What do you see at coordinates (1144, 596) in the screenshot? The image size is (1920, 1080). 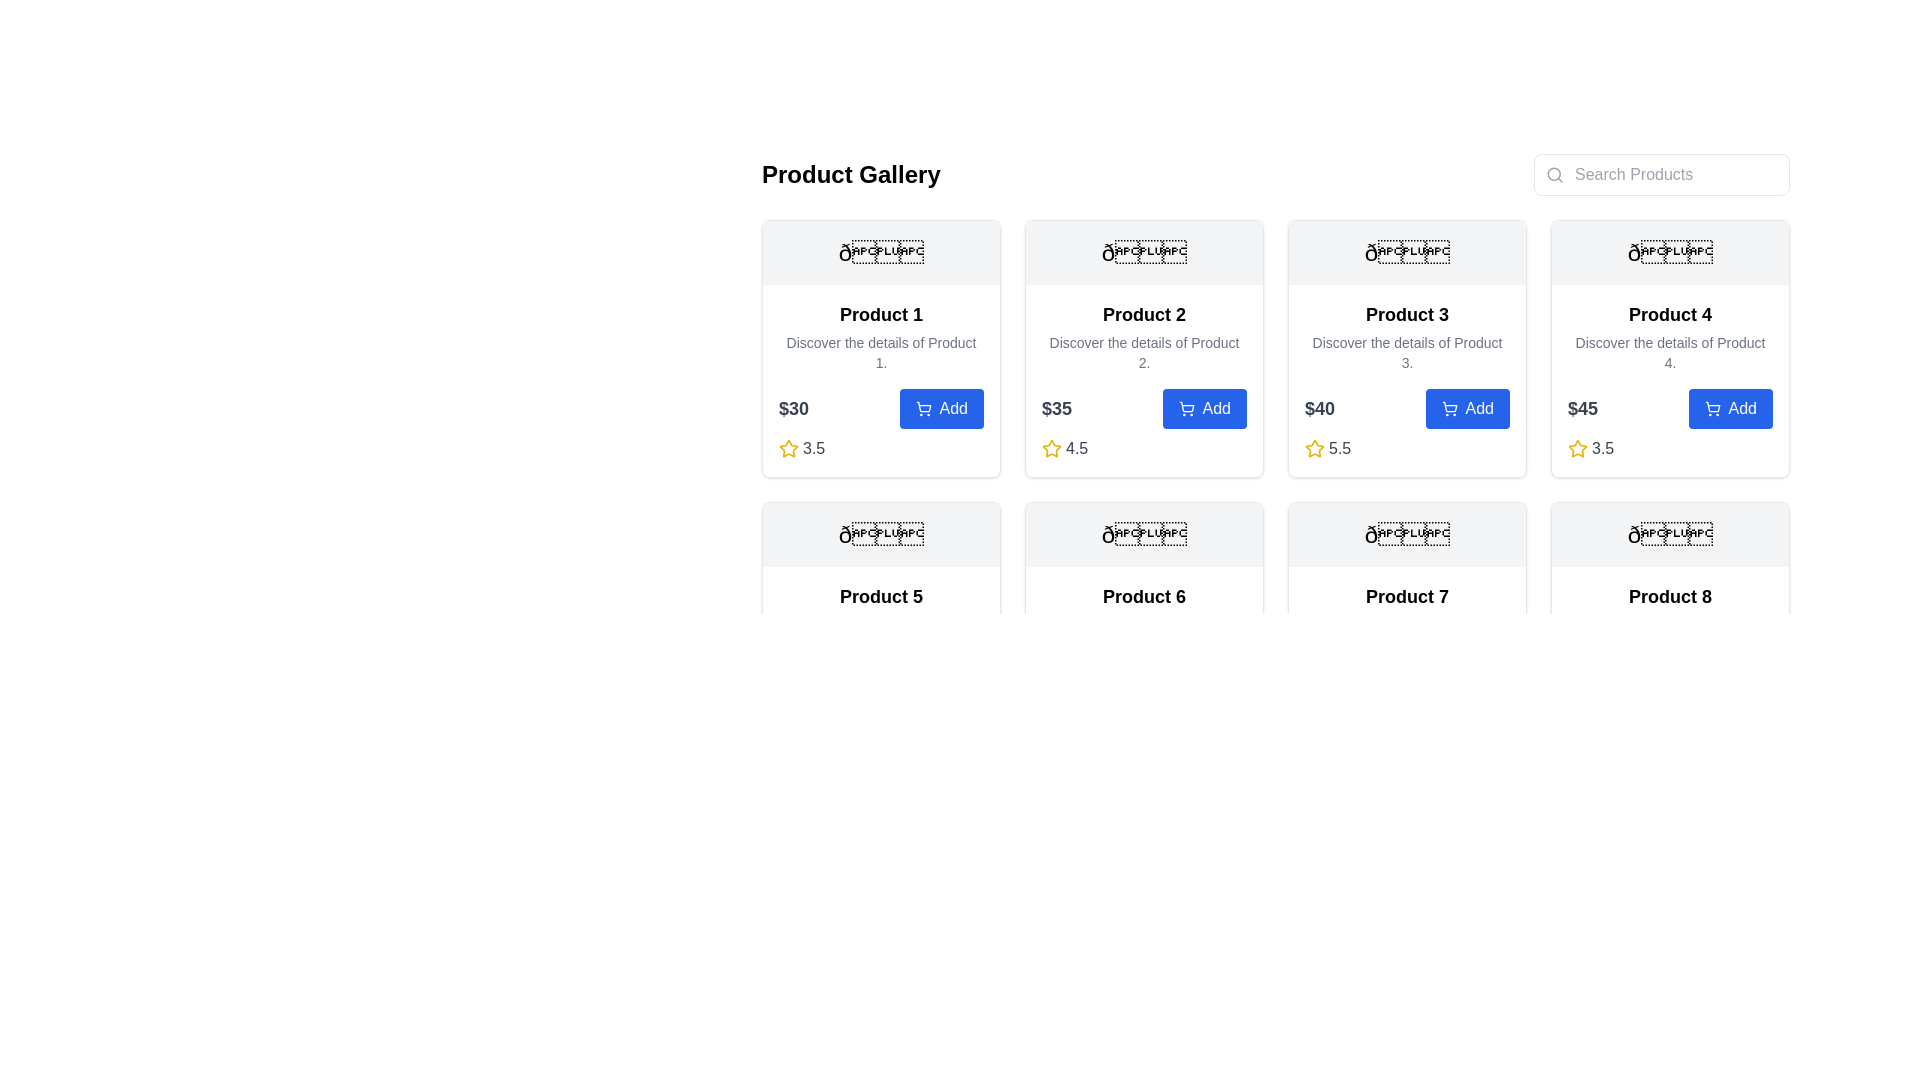 I see `the text label that reads 'Product 6', which is displayed in bold and larger font size, located centrally within the sixth product card in a grid layout` at bounding box center [1144, 596].